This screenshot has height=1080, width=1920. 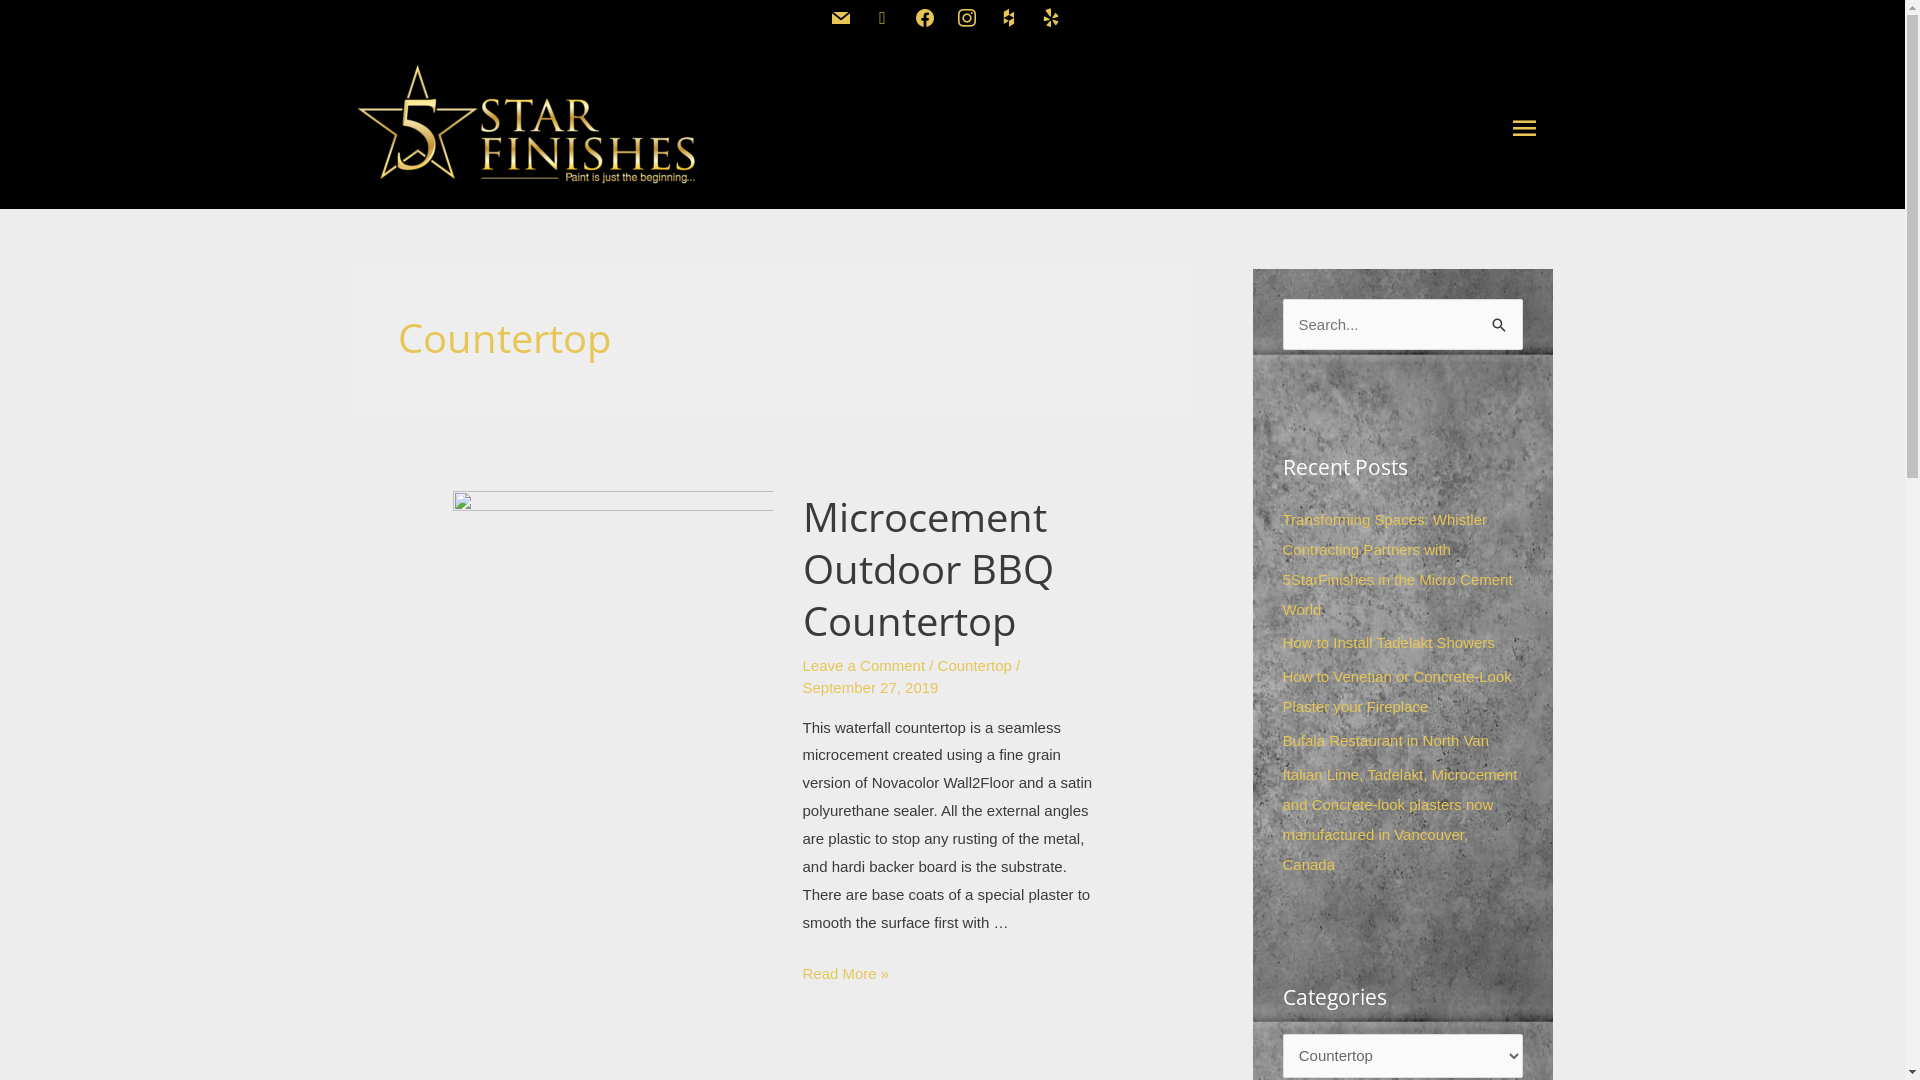 I want to click on 'yelp', so click(x=1050, y=16).